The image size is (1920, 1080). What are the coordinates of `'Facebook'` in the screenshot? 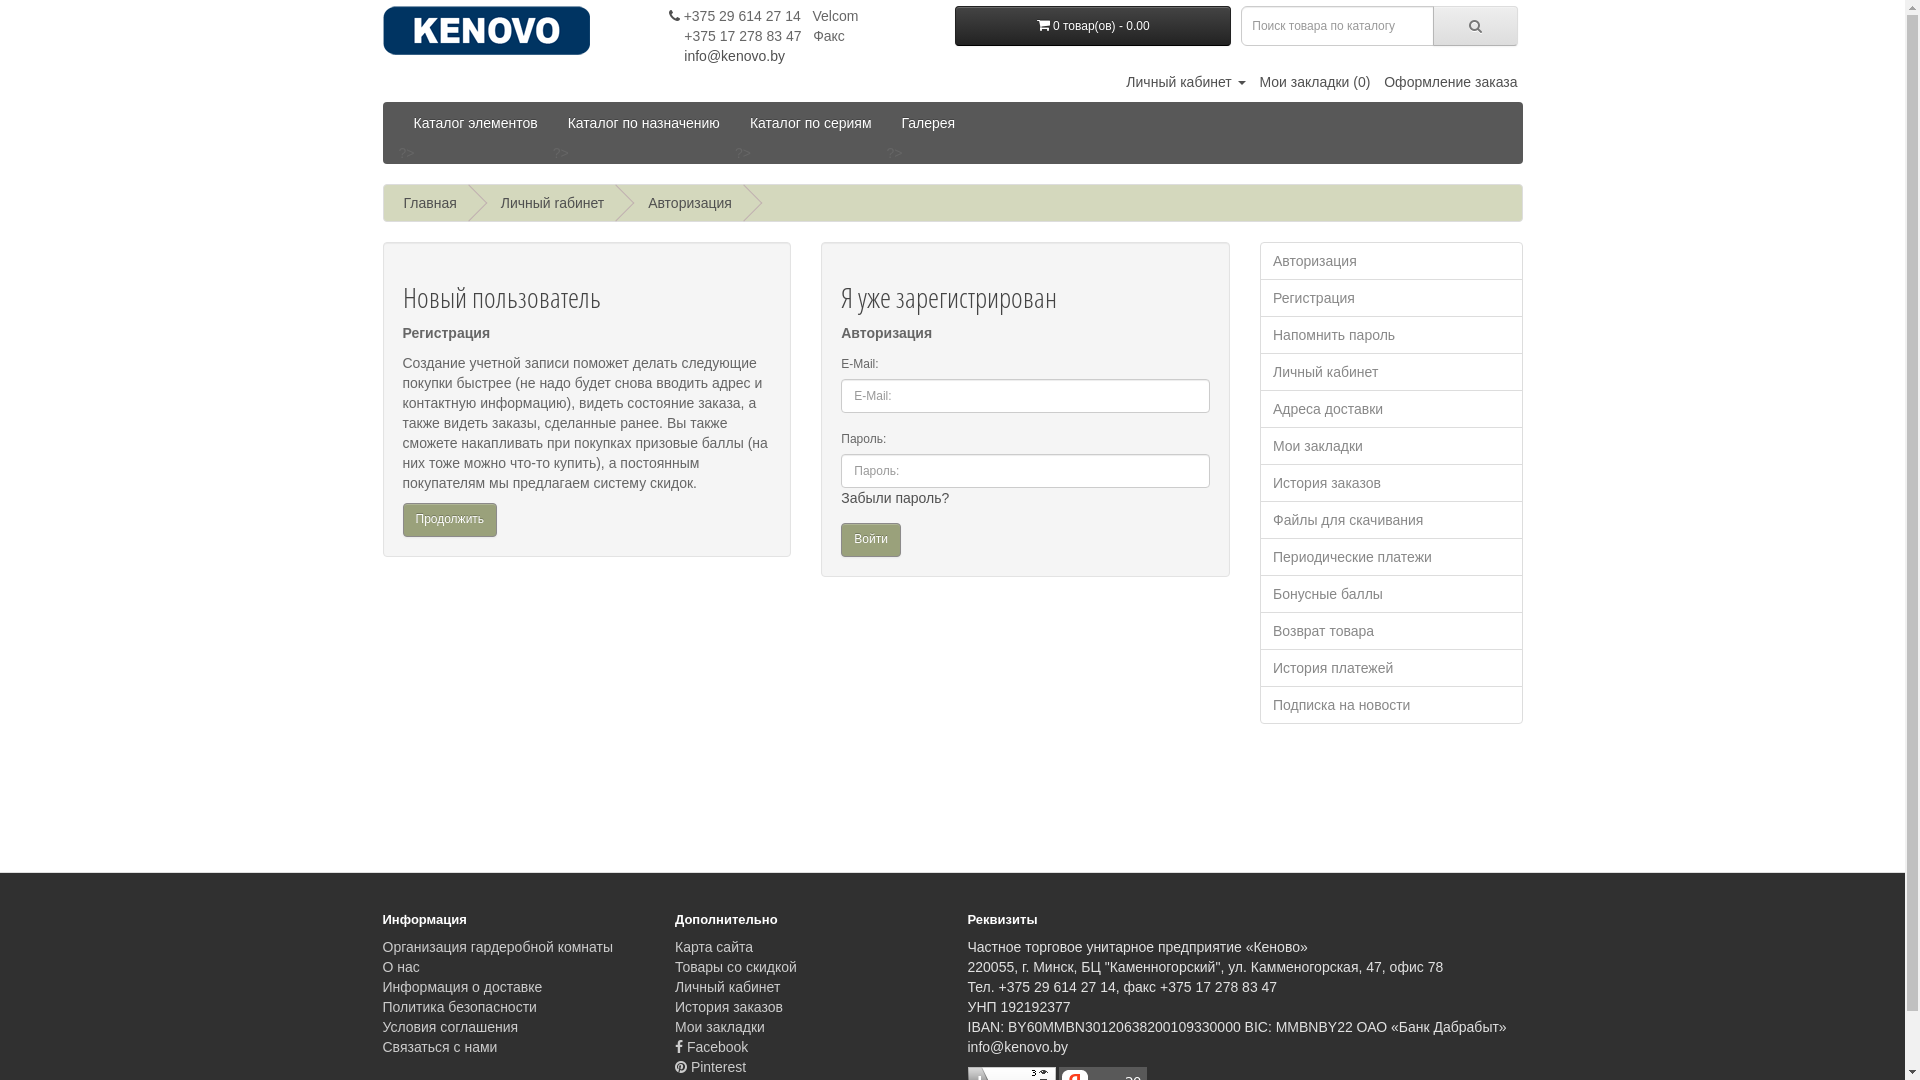 It's located at (711, 1045).